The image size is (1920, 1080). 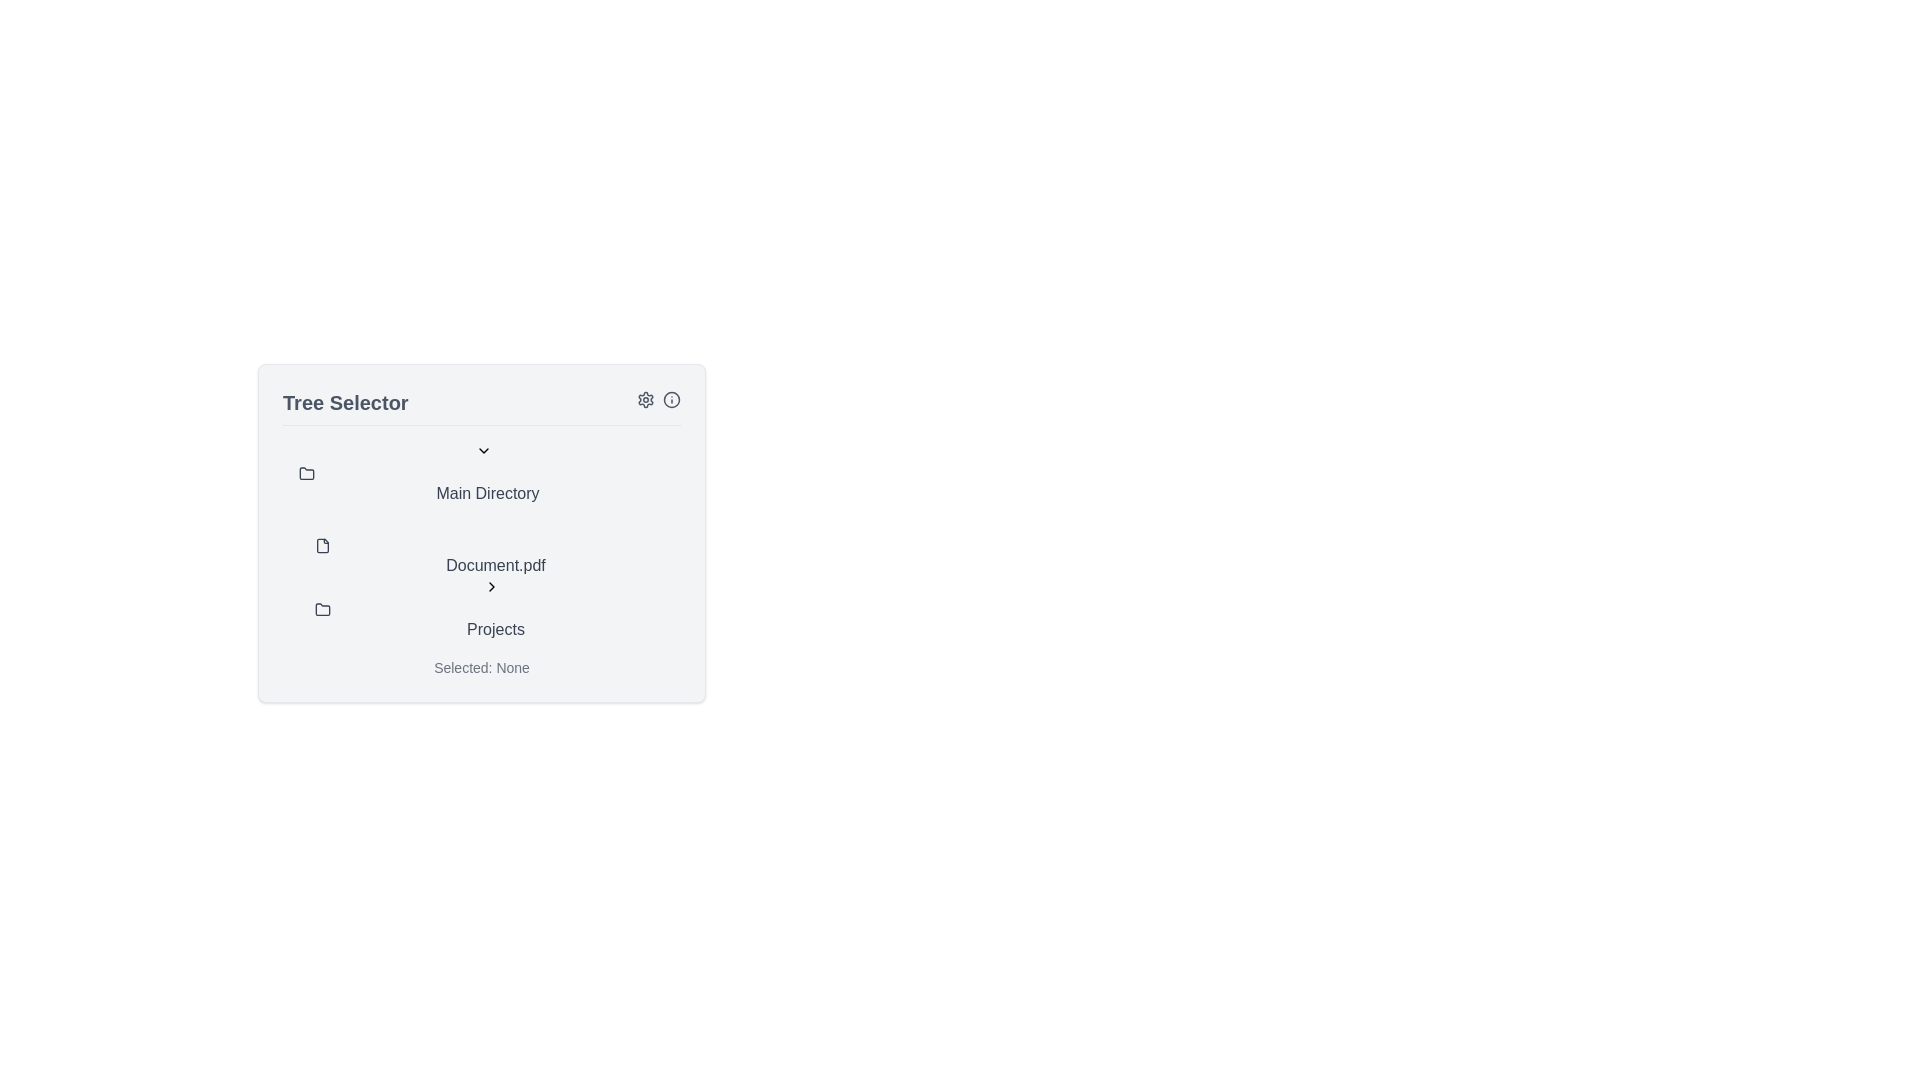 What do you see at coordinates (481, 532) in the screenshot?
I see `files or folders within the navigational tree view` at bounding box center [481, 532].